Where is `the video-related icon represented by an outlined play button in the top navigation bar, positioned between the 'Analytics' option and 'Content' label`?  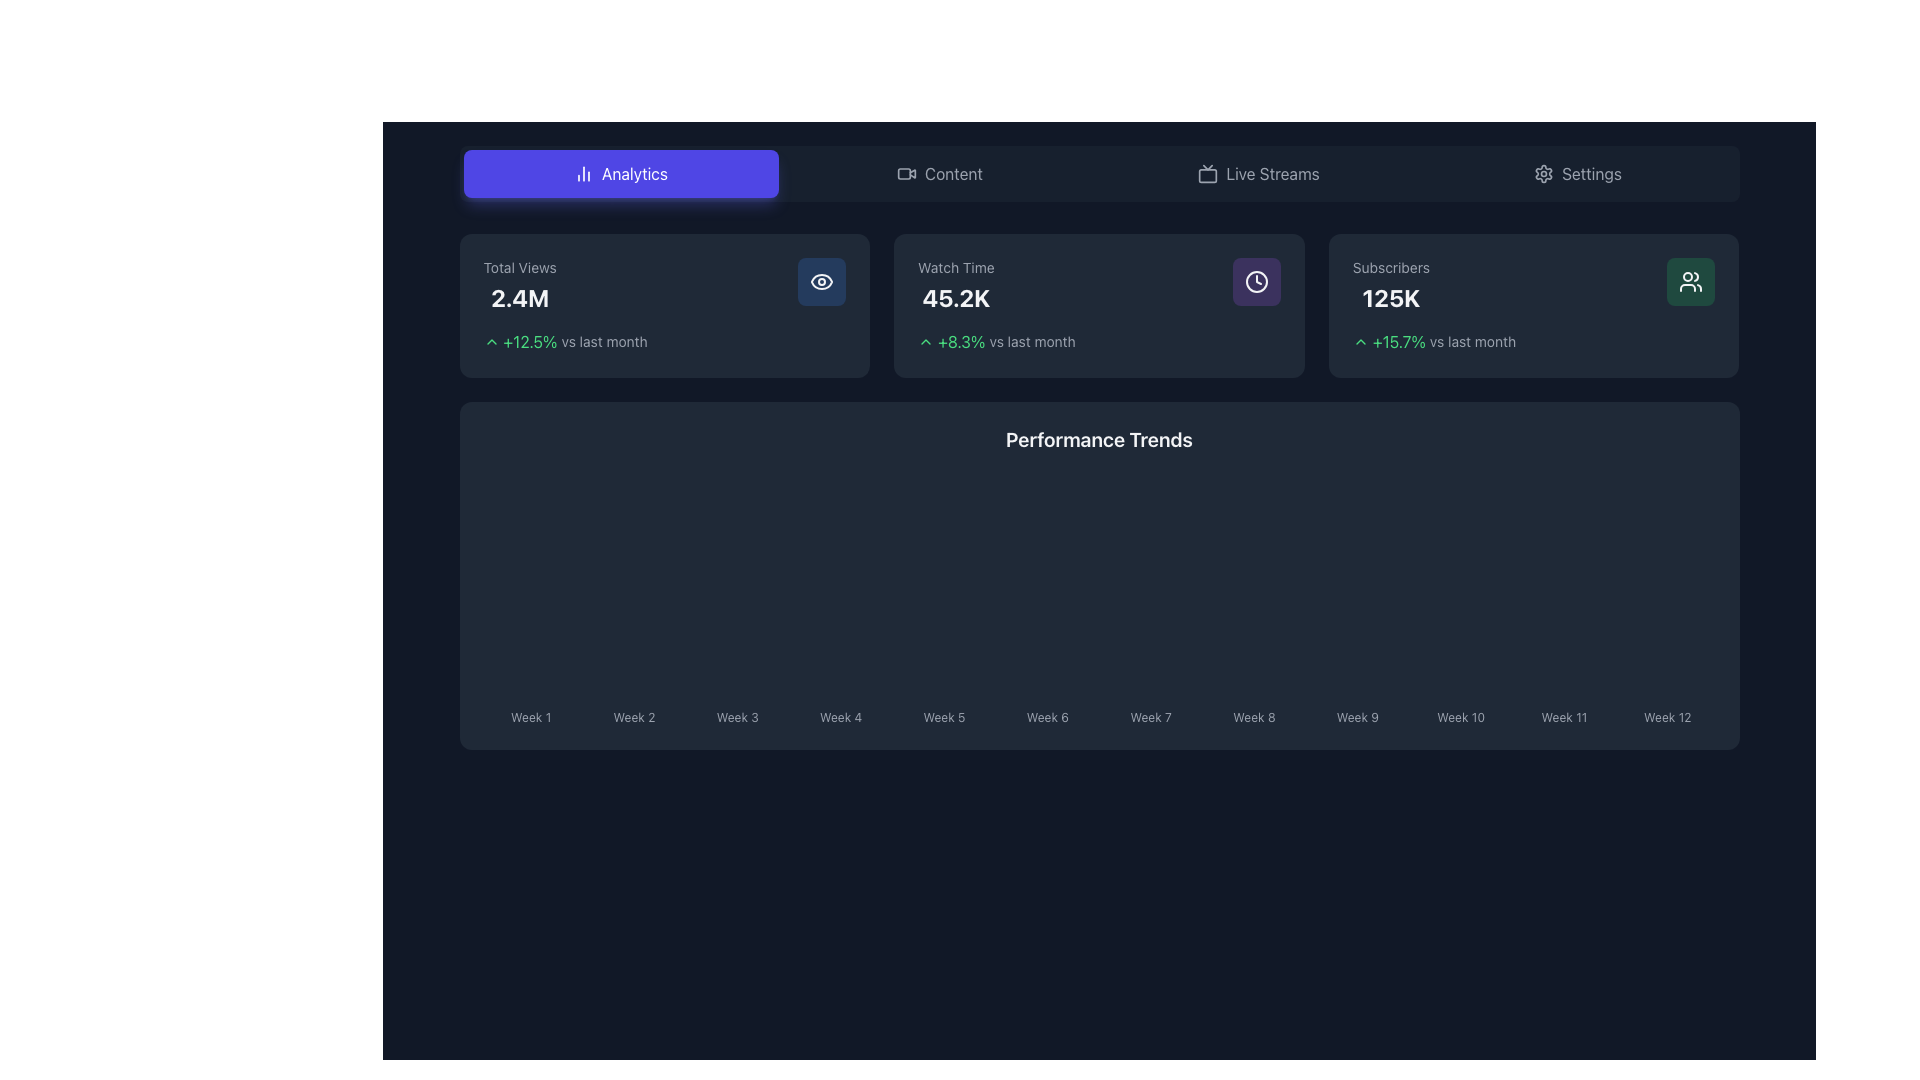 the video-related icon represented by an outlined play button in the top navigation bar, positioned between the 'Analytics' option and 'Content' label is located at coordinates (906, 172).